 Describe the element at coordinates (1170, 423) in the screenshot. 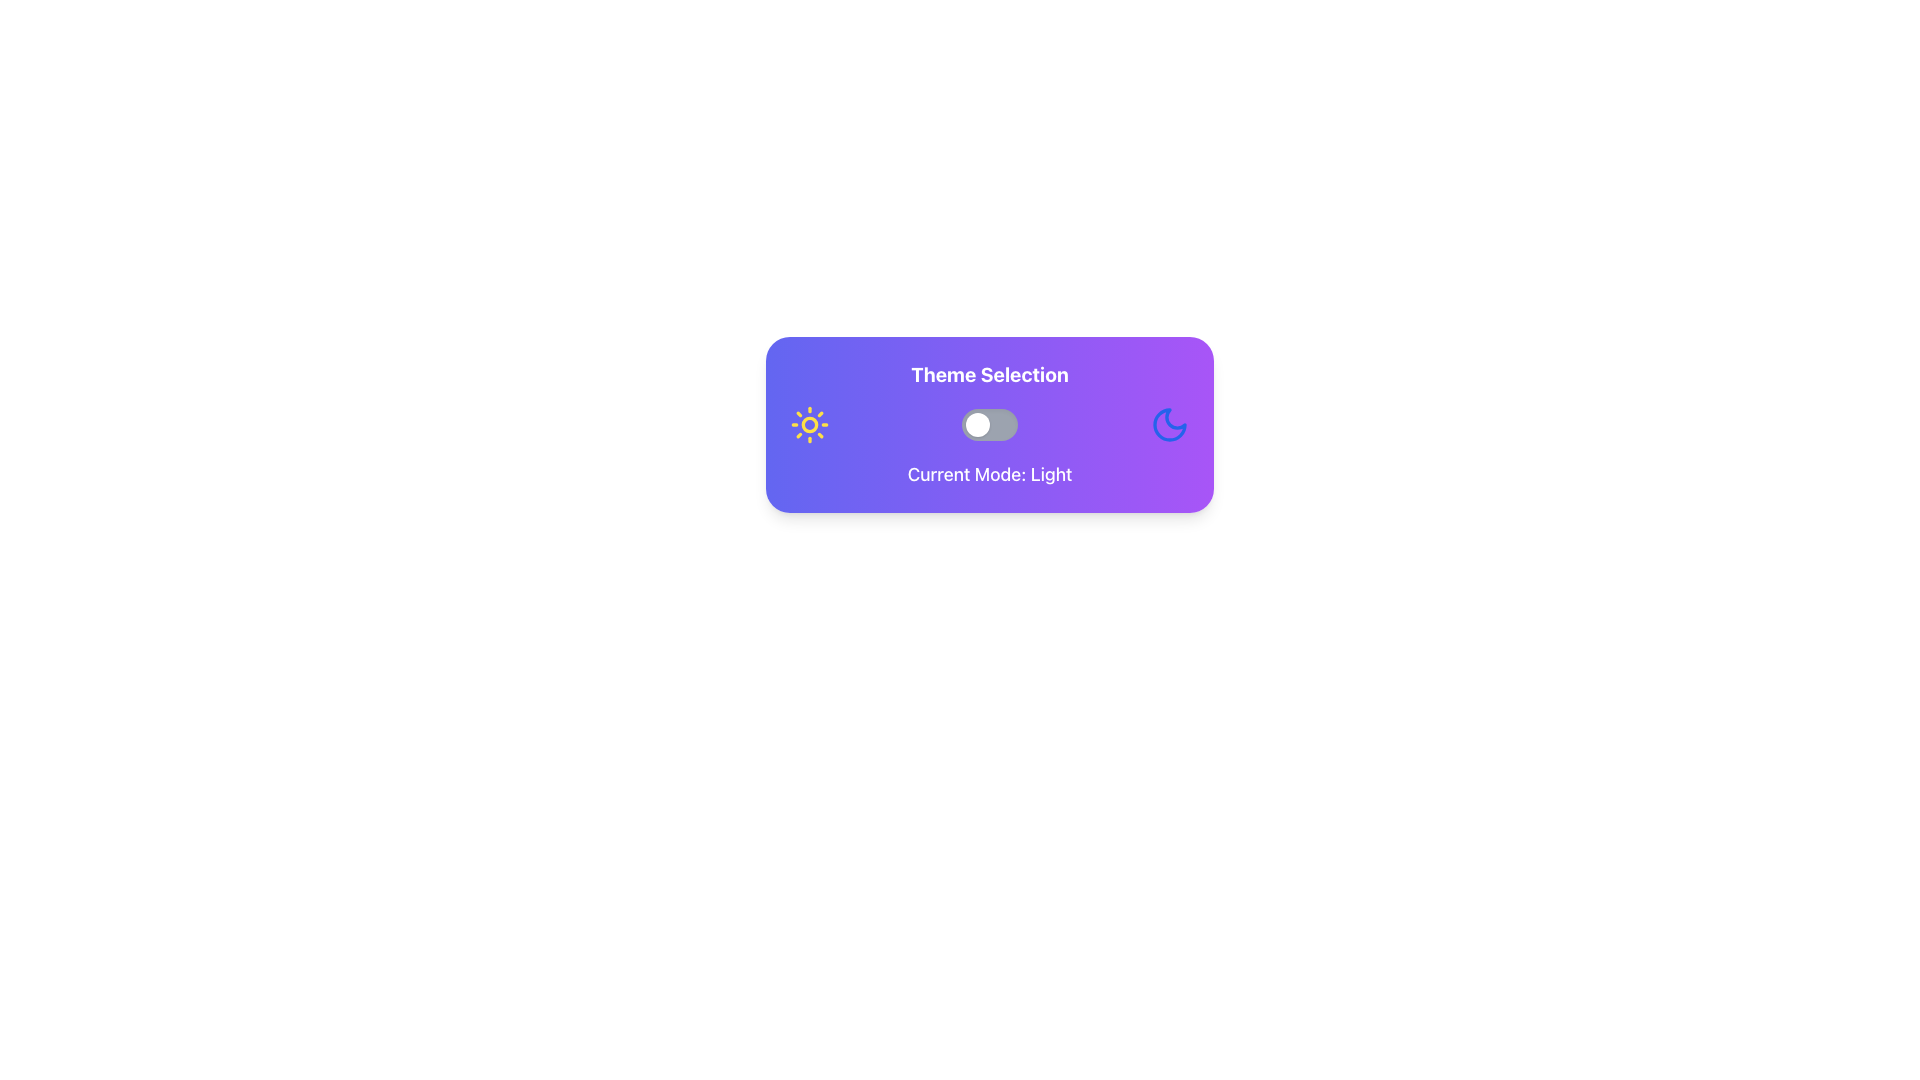

I see `the dark mode SVG icon located at the far right of the theme selection panel` at that location.